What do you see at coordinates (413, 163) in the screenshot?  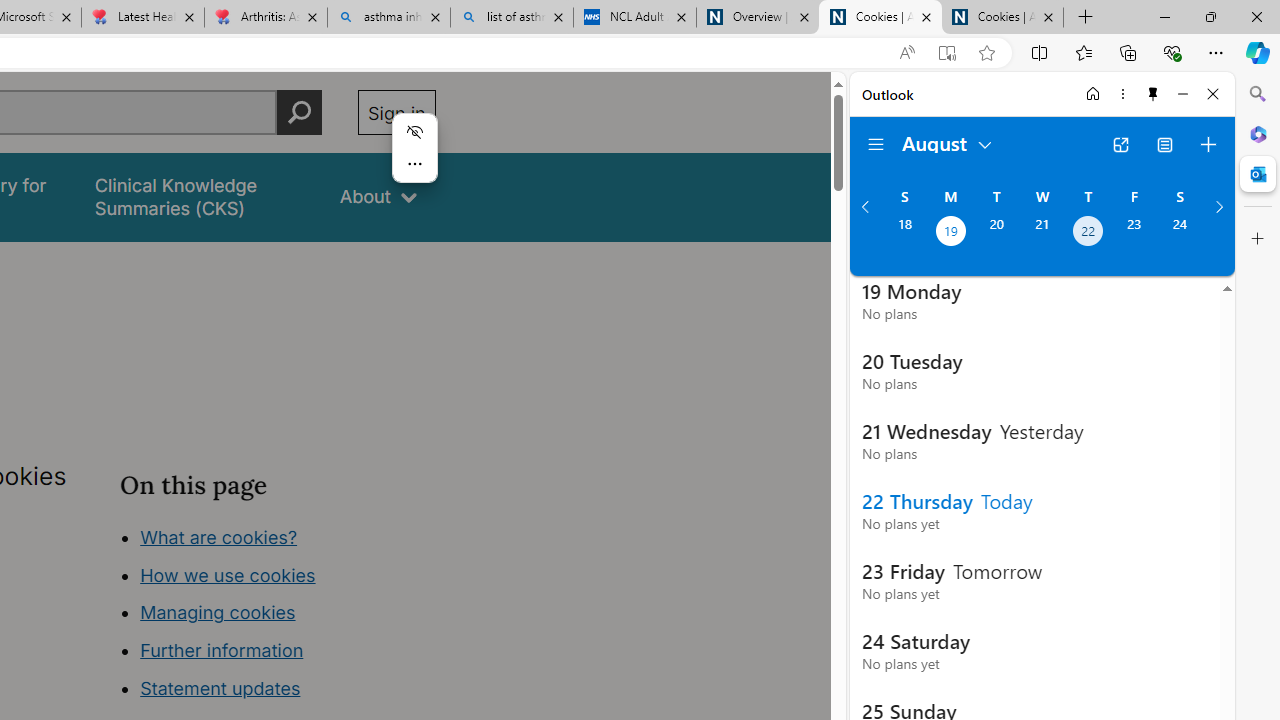 I see `'More actions'` at bounding box center [413, 163].